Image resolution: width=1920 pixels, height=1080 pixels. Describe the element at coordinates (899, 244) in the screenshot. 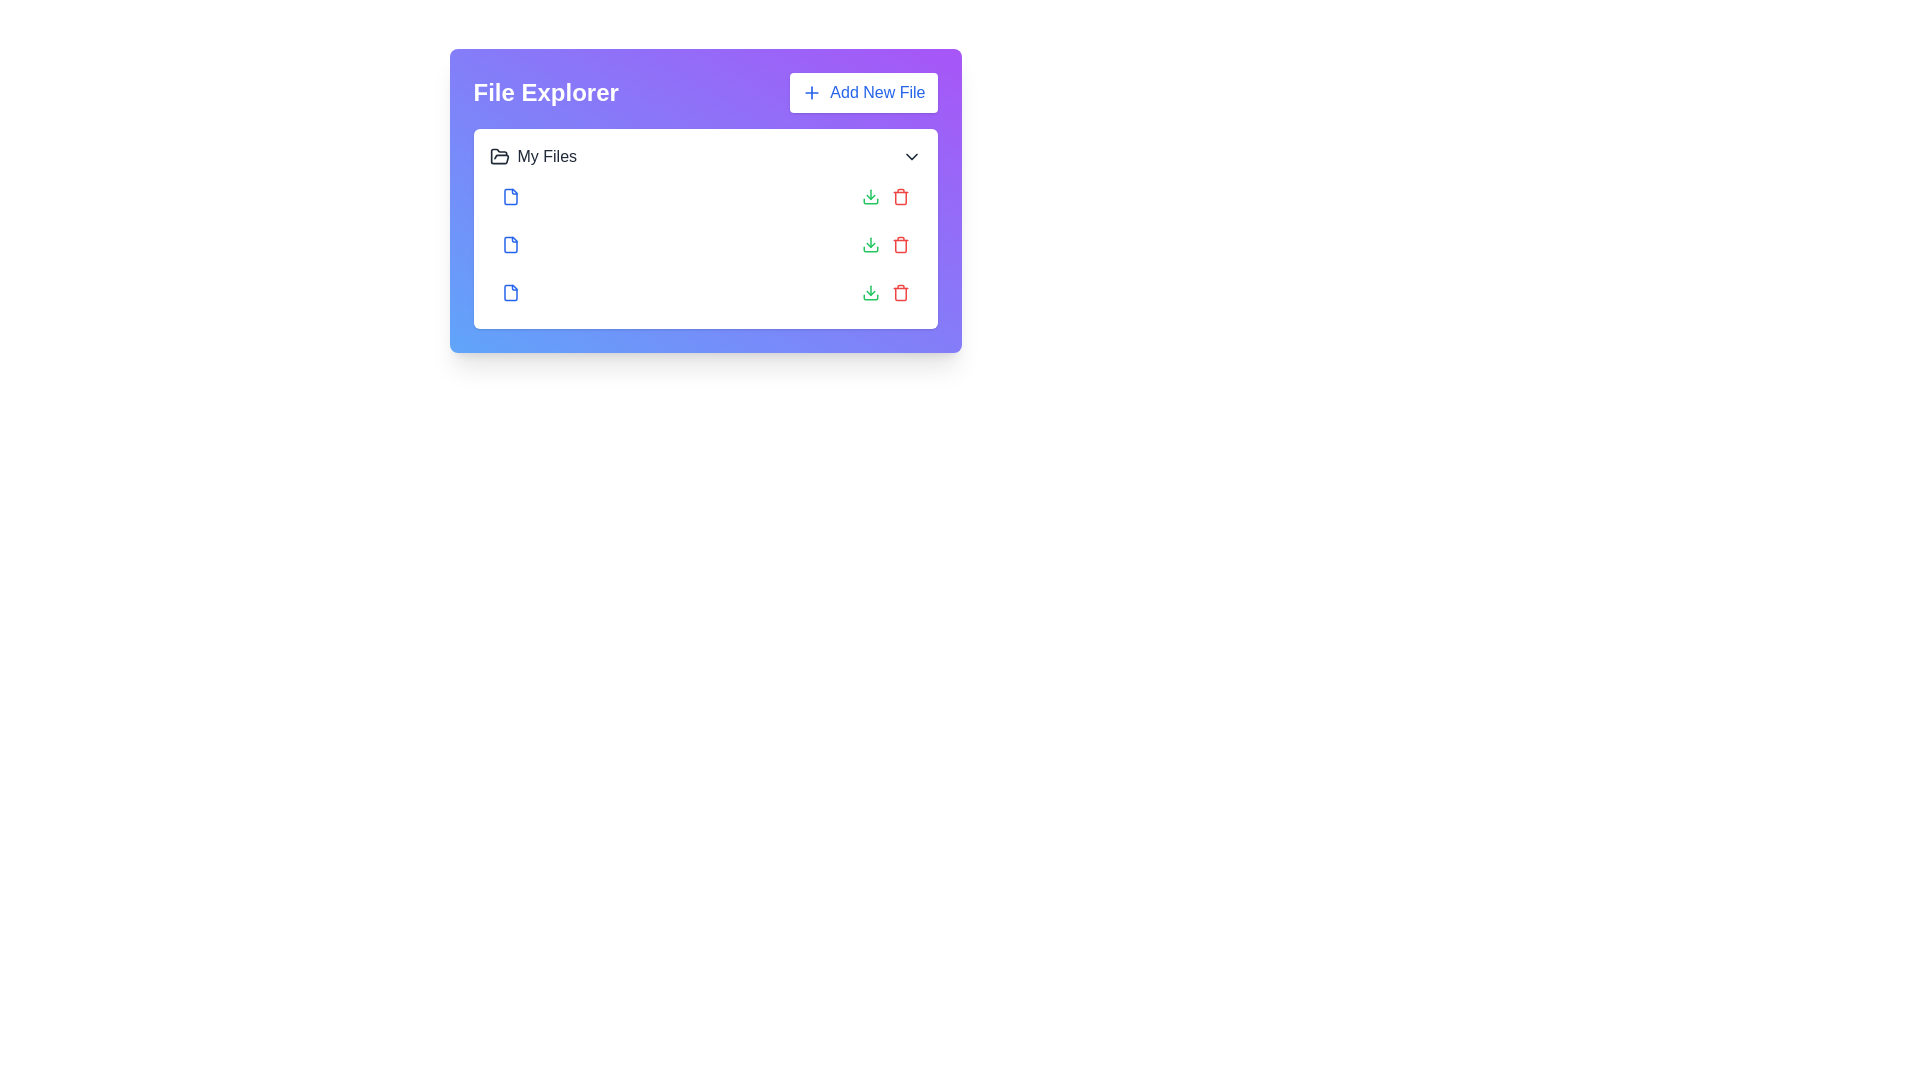

I see `the red trash bin icon button located on the right side of the file list interface` at that location.